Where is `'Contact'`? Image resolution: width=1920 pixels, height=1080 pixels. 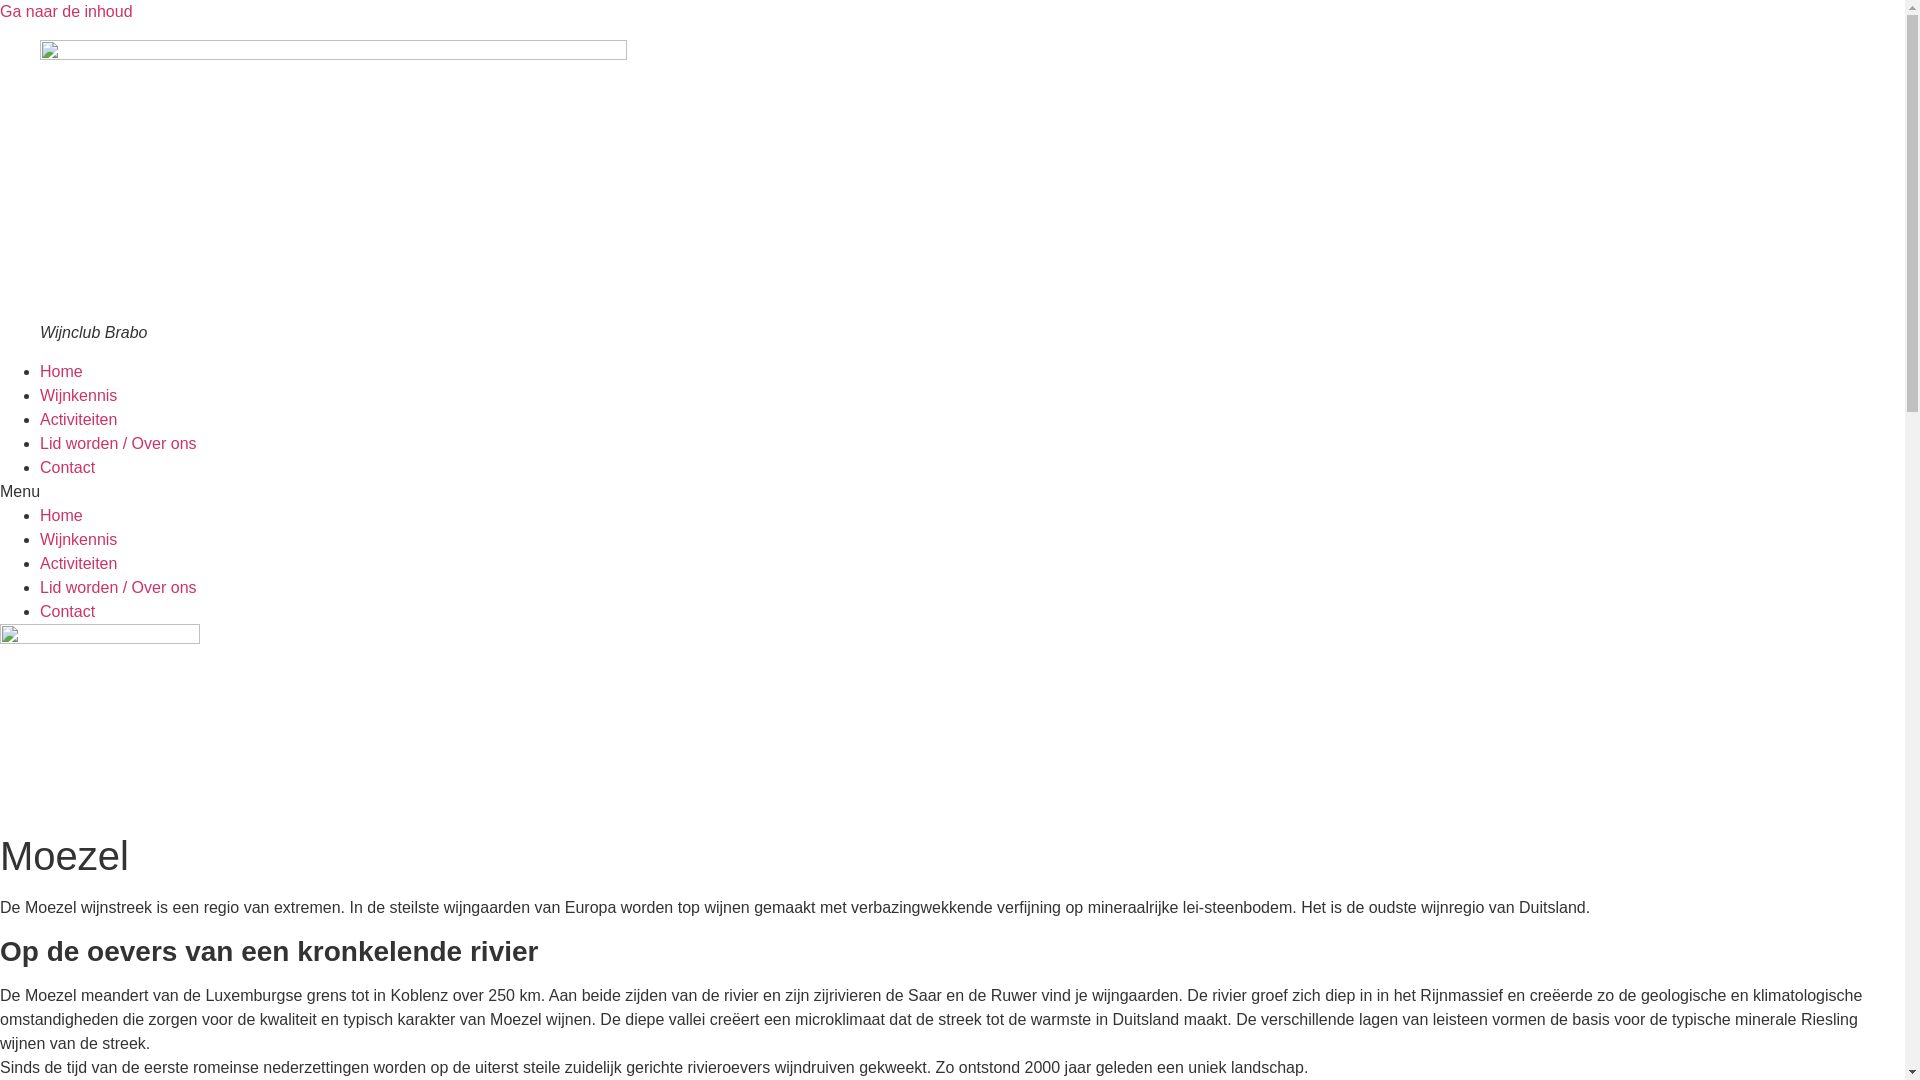
'Contact' is located at coordinates (67, 610).